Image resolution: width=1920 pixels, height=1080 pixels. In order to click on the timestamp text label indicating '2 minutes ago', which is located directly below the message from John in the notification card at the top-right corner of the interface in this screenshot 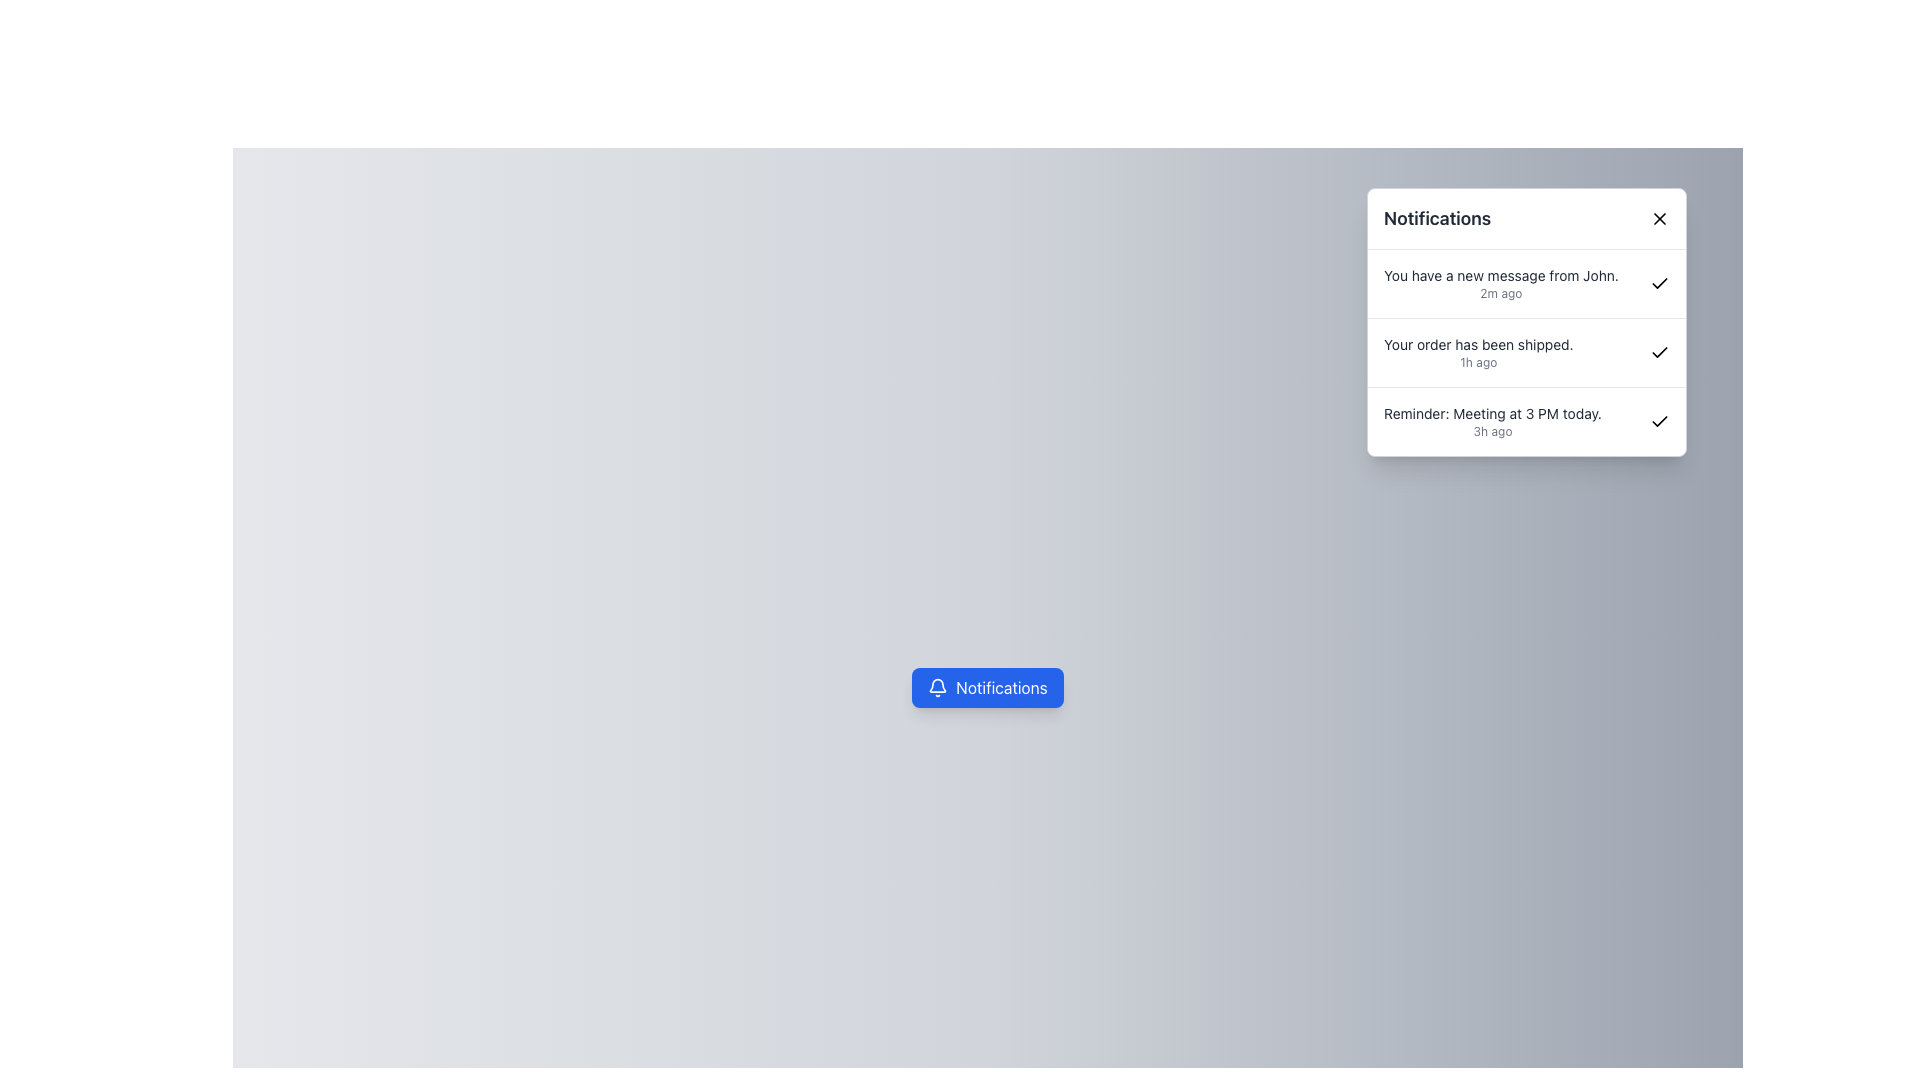, I will do `click(1501, 293)`.